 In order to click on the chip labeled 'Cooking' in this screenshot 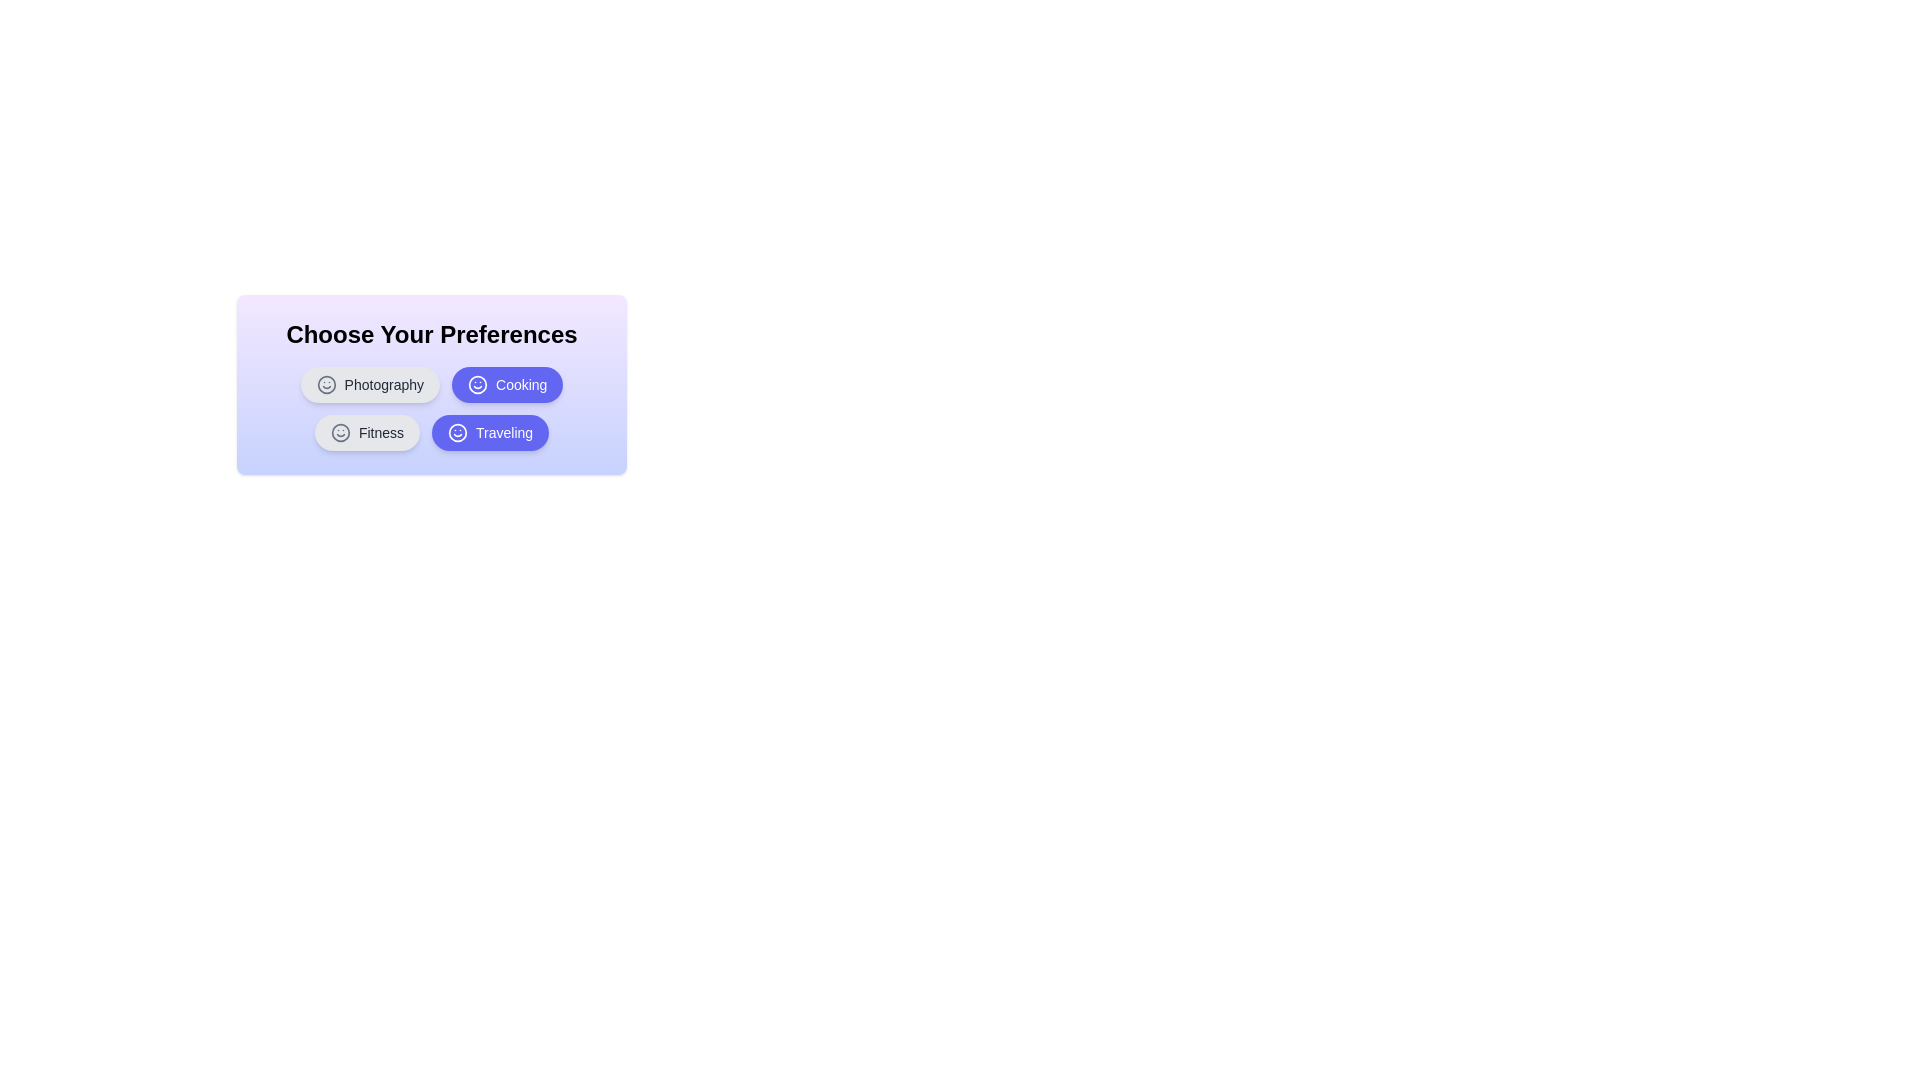, I will do `click(507, 385)`.